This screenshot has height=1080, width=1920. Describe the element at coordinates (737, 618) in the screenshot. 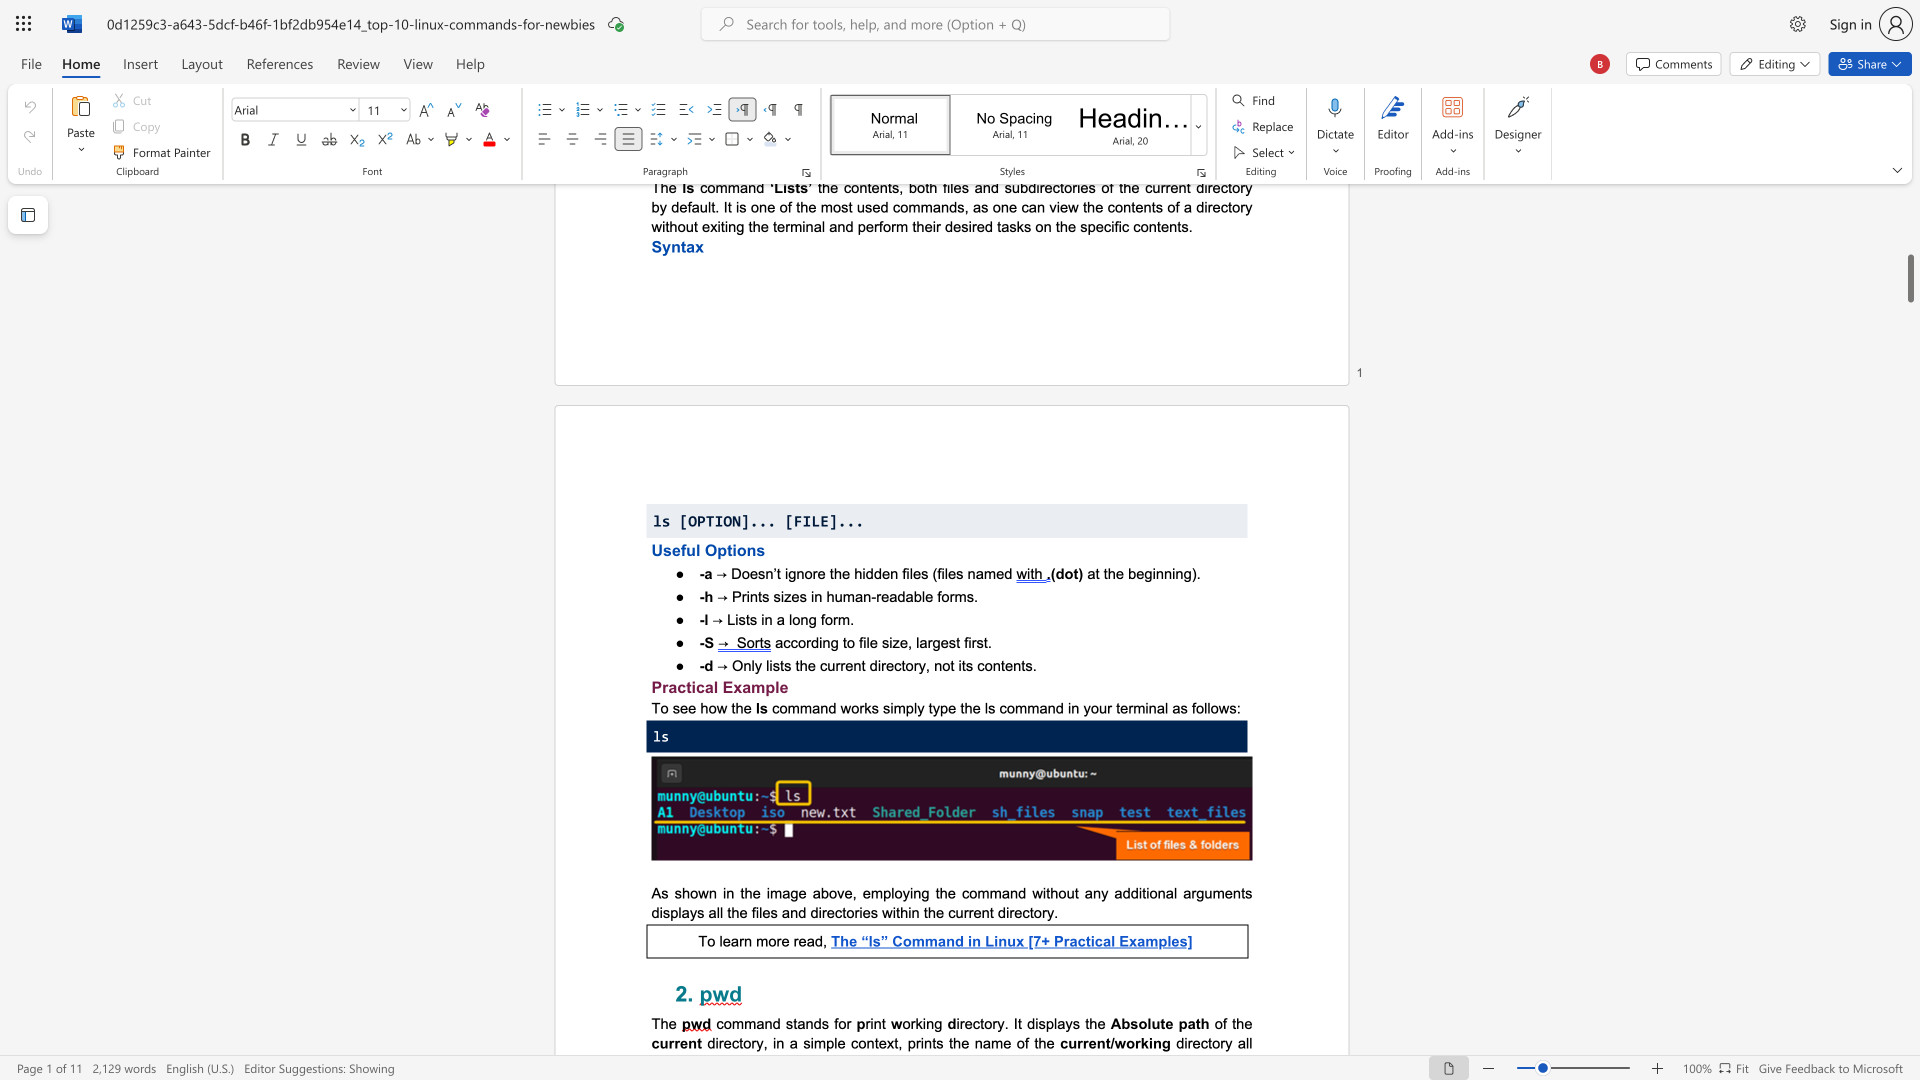

I see `the subset text "sts in a long fo" within the text "→ Lists in a long form."` at that location.